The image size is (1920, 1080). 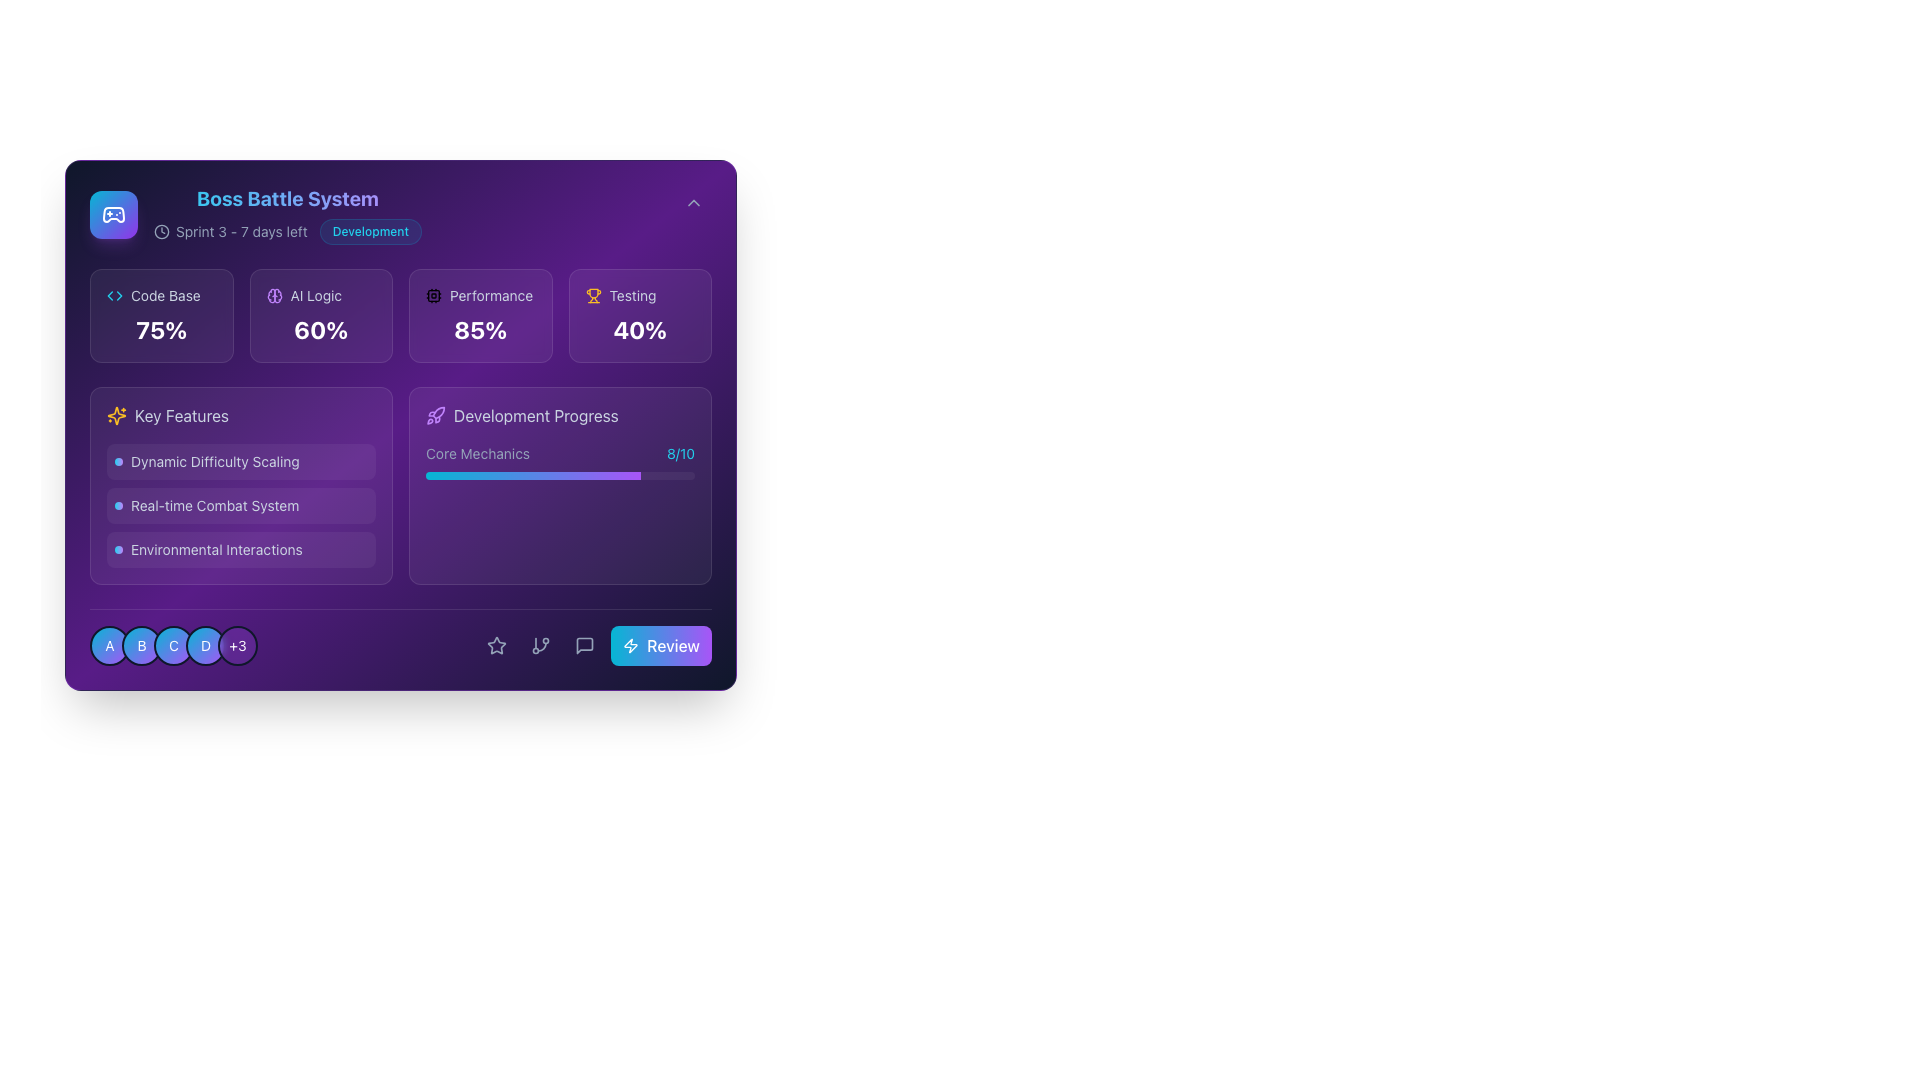 I want to click on the dark green rounded rectangle located within the central area of the square icon on the right side of the main interface, so click(x=432, y=296).